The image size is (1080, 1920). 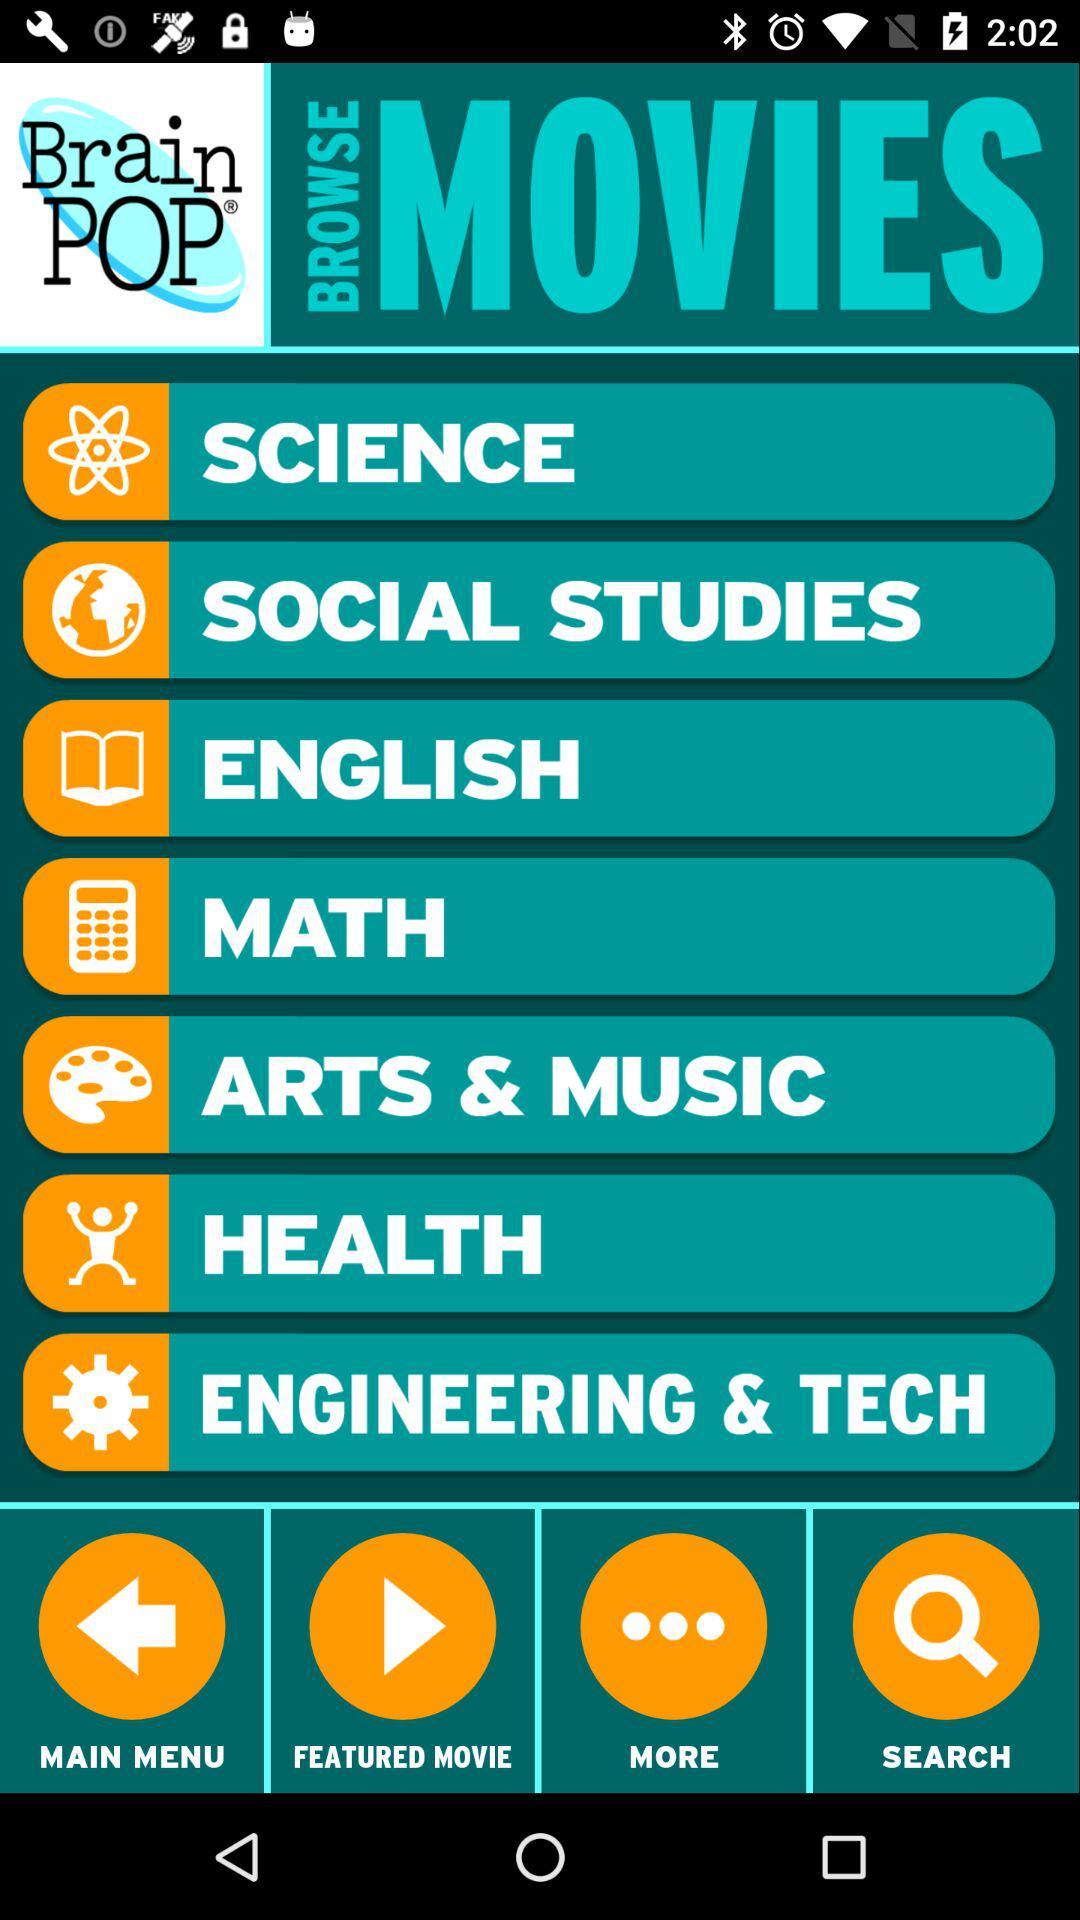 What do you see at coordinates (538, 929) in the screenshot?
I see `math` at bounding box center [538, 929].